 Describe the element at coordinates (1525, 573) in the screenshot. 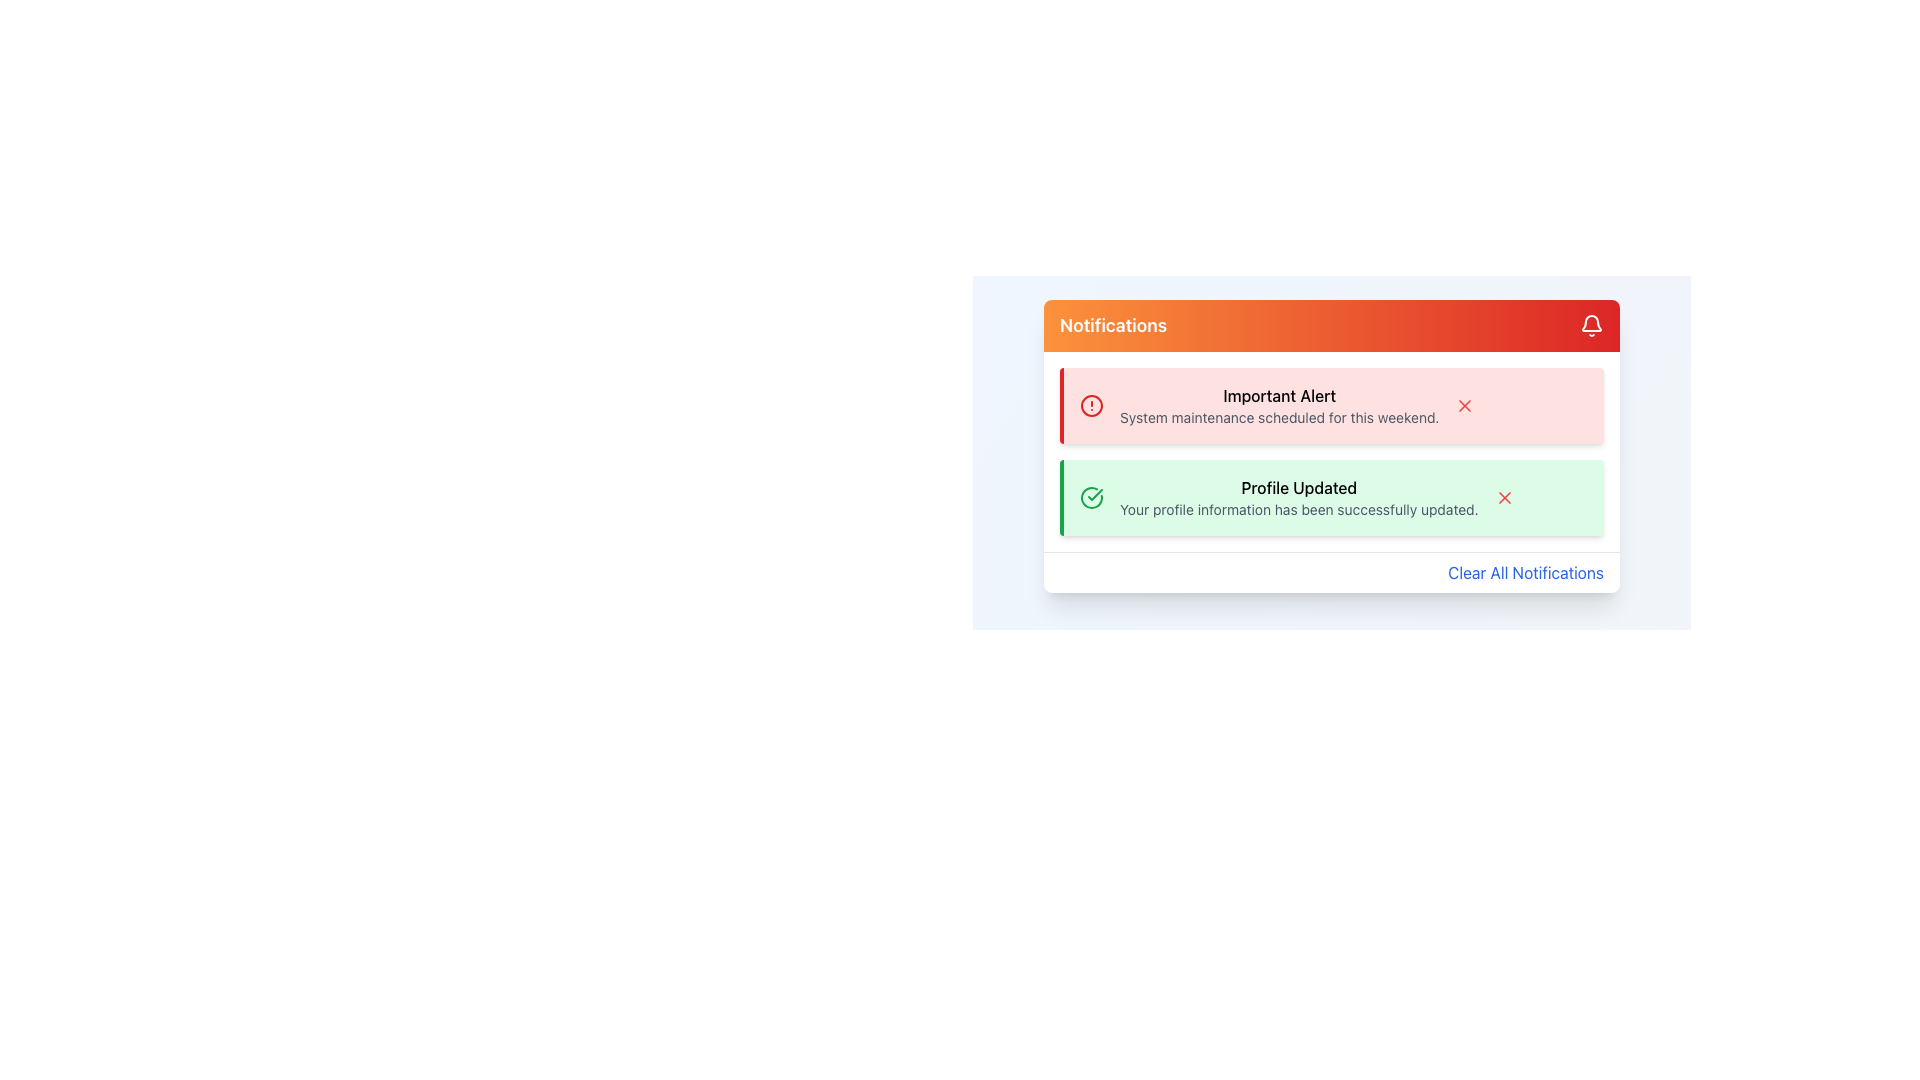

I see `the blue text link labeled 'Clear All Notifications' located at the bottom-right corner of the notification panel` at that location.